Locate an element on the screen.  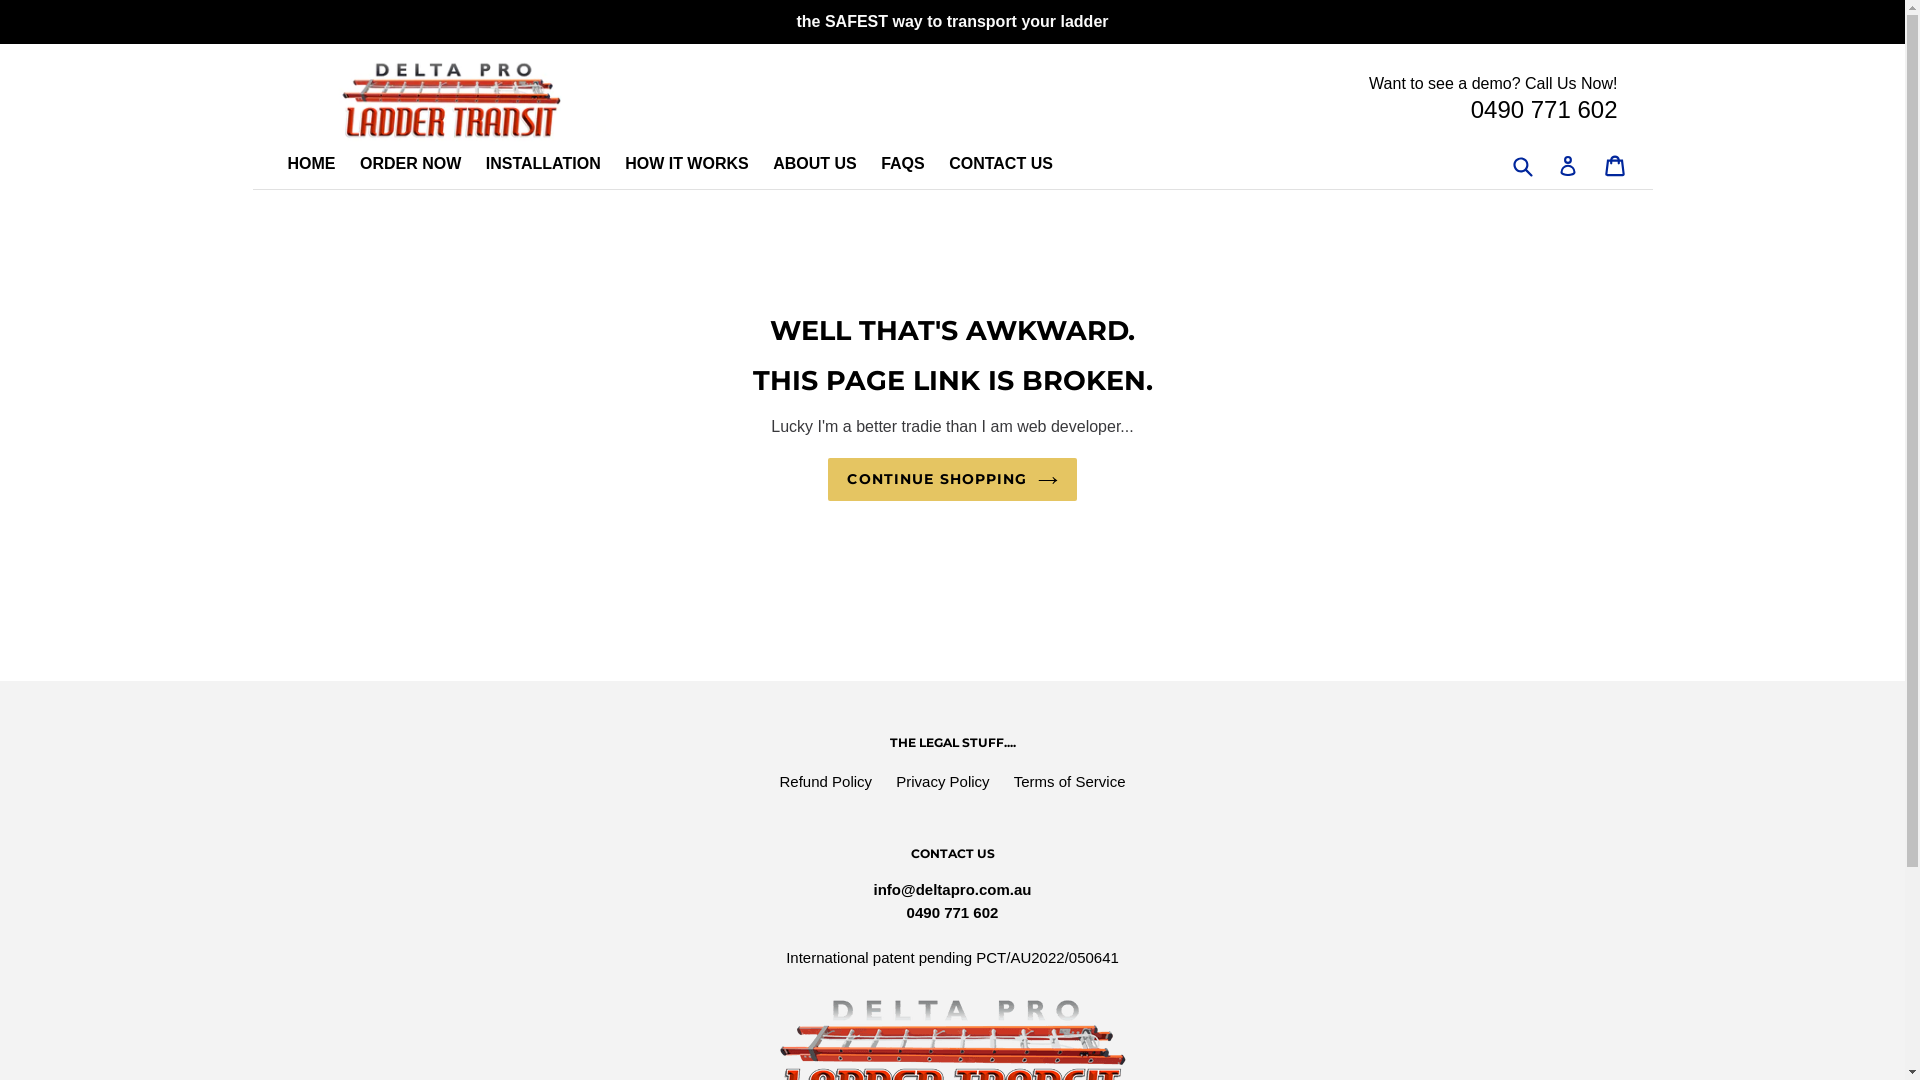
'HOW IT WORKS' is located at coordinates (623, 164).